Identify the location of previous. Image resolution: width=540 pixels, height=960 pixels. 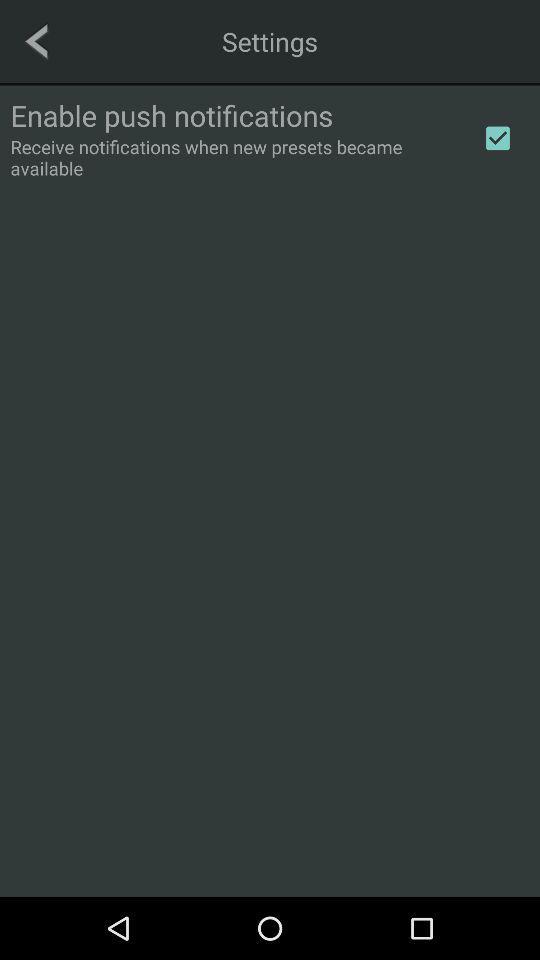
(36, 40).